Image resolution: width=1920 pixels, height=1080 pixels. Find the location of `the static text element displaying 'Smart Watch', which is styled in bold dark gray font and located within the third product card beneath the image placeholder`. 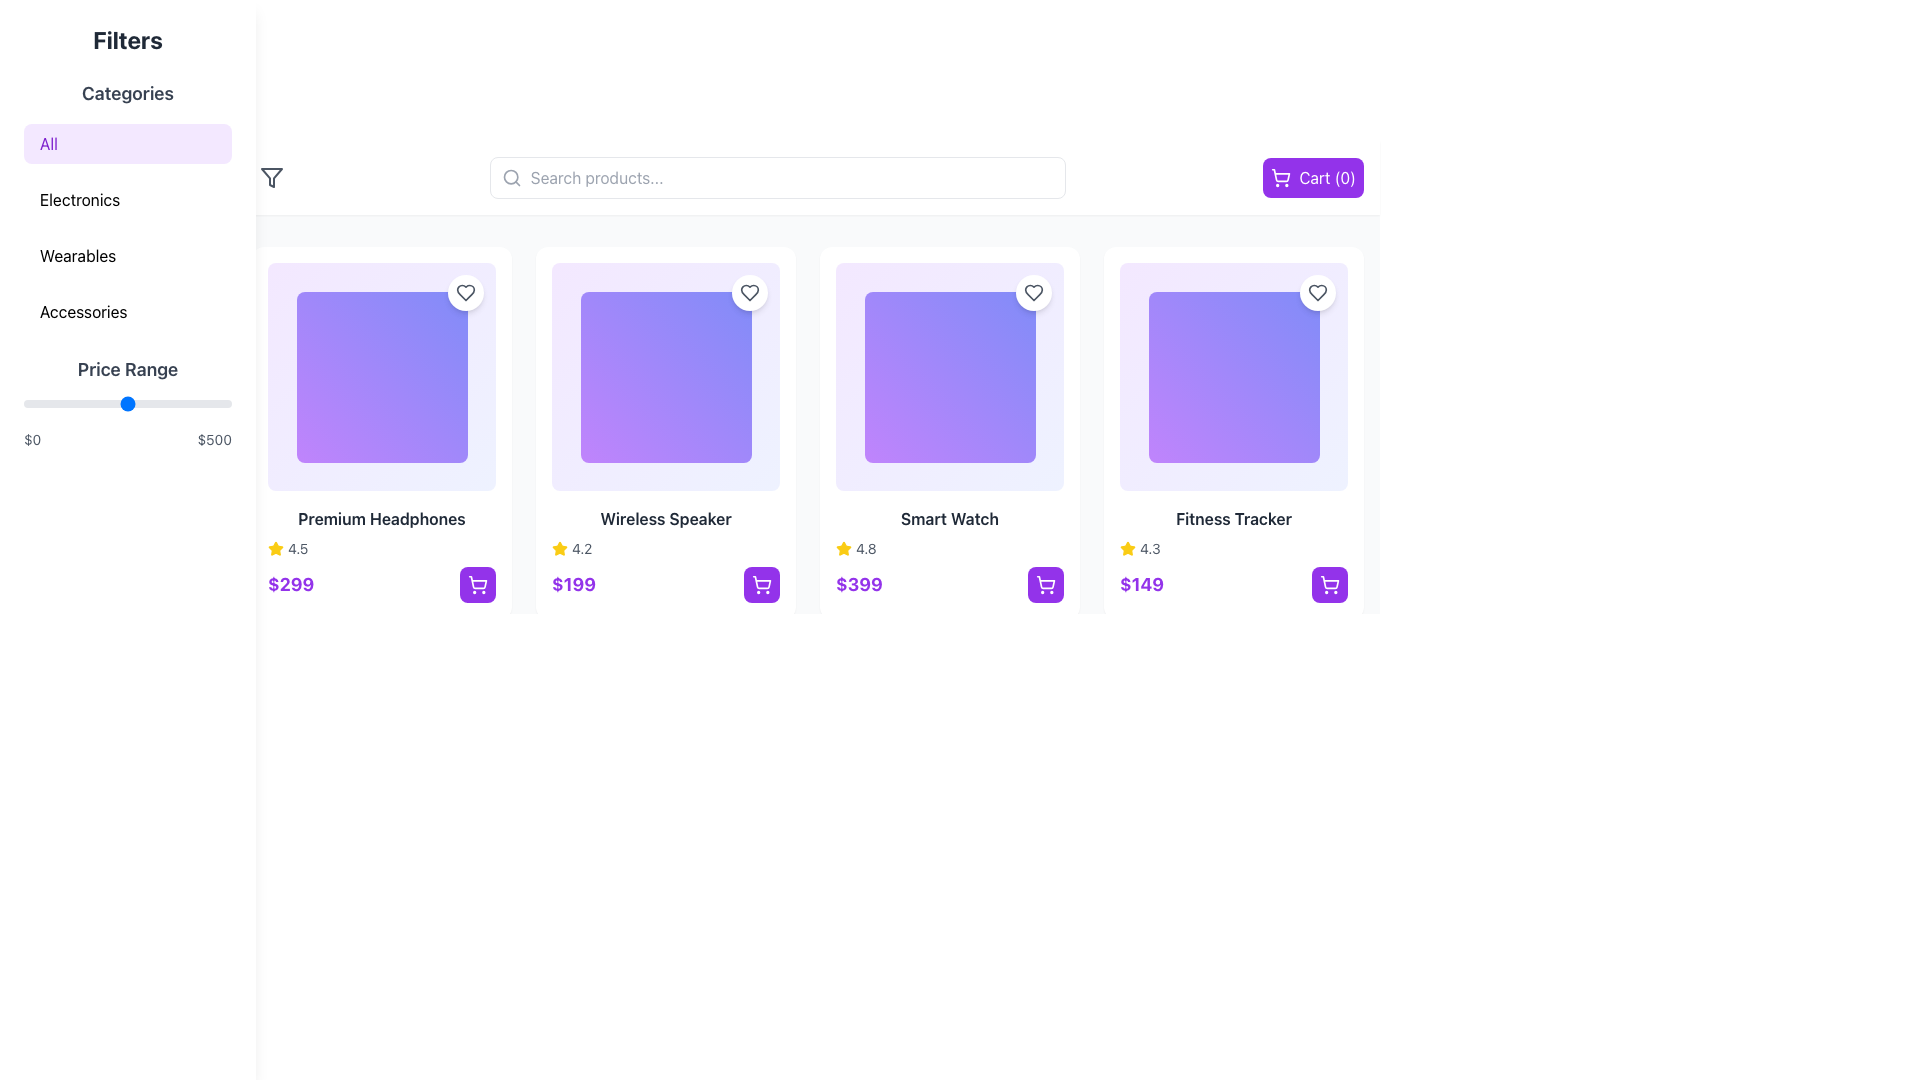

the static text element displaying 'Smart Watch', which is styled in bold dark gray font and located within the third product card beneath the image placeholder is located at coordinates (949, 518).